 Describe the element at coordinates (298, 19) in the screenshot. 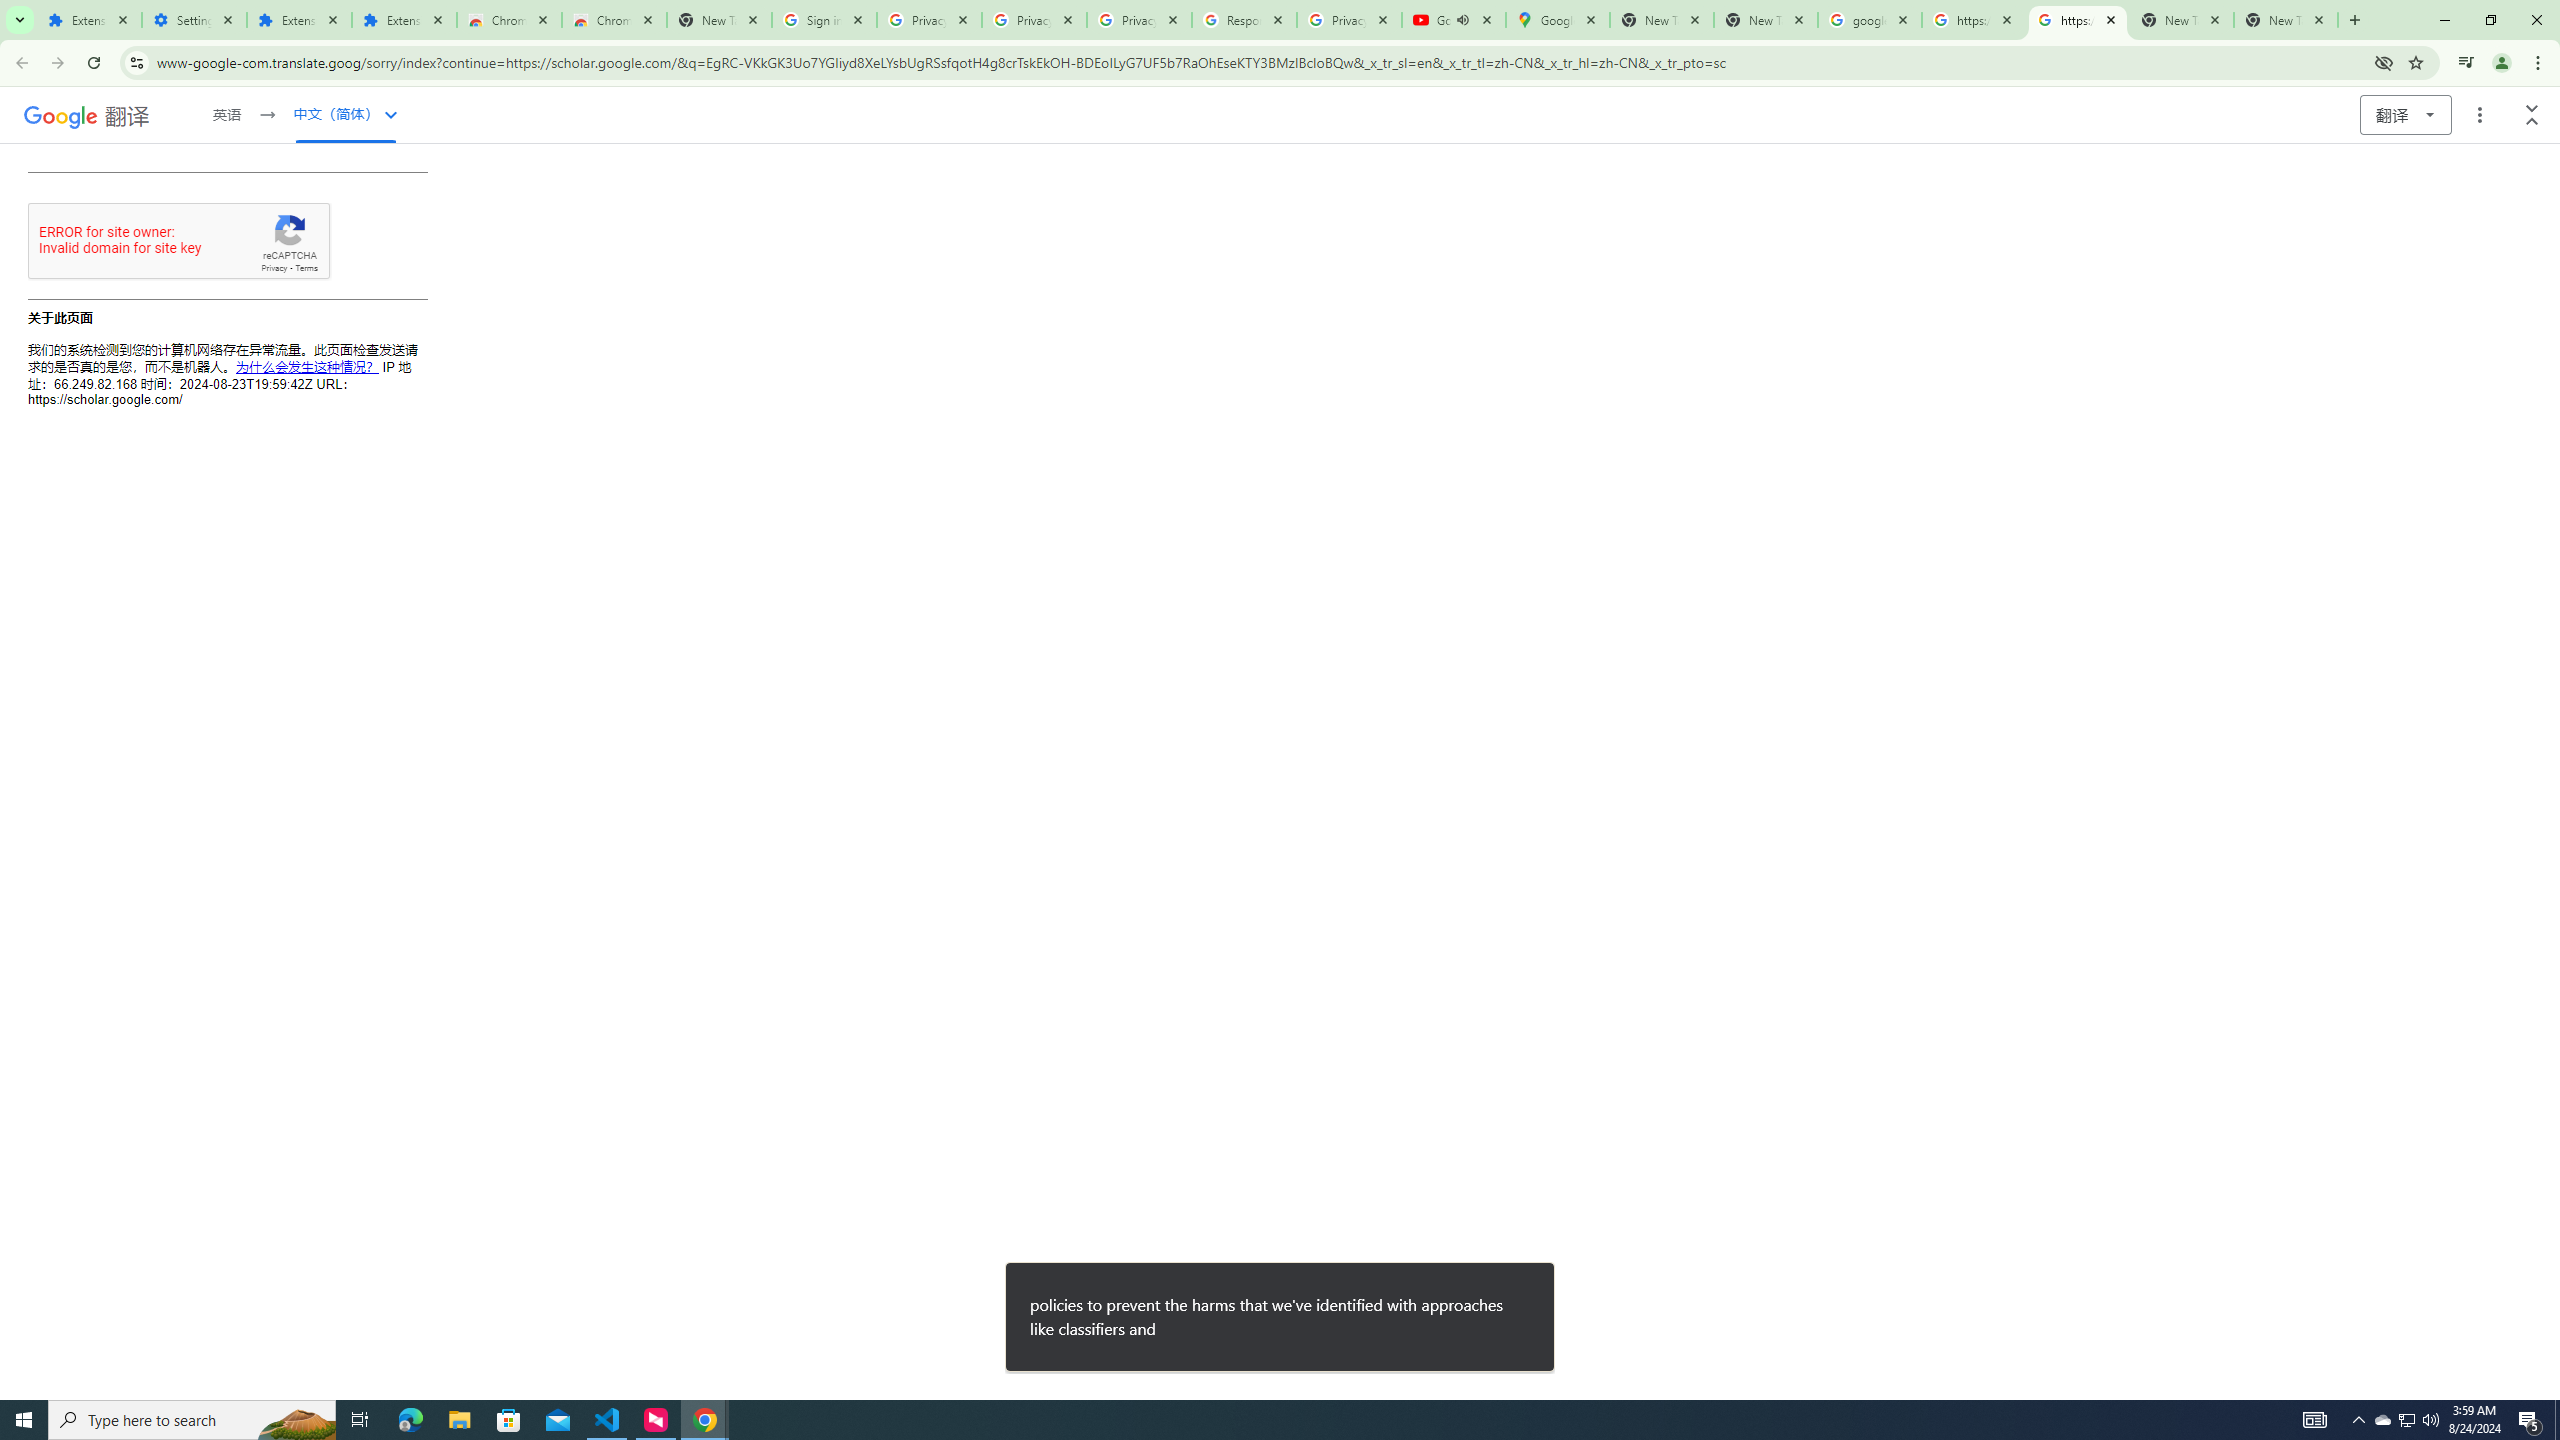

I see `'Extensions'` at that location.